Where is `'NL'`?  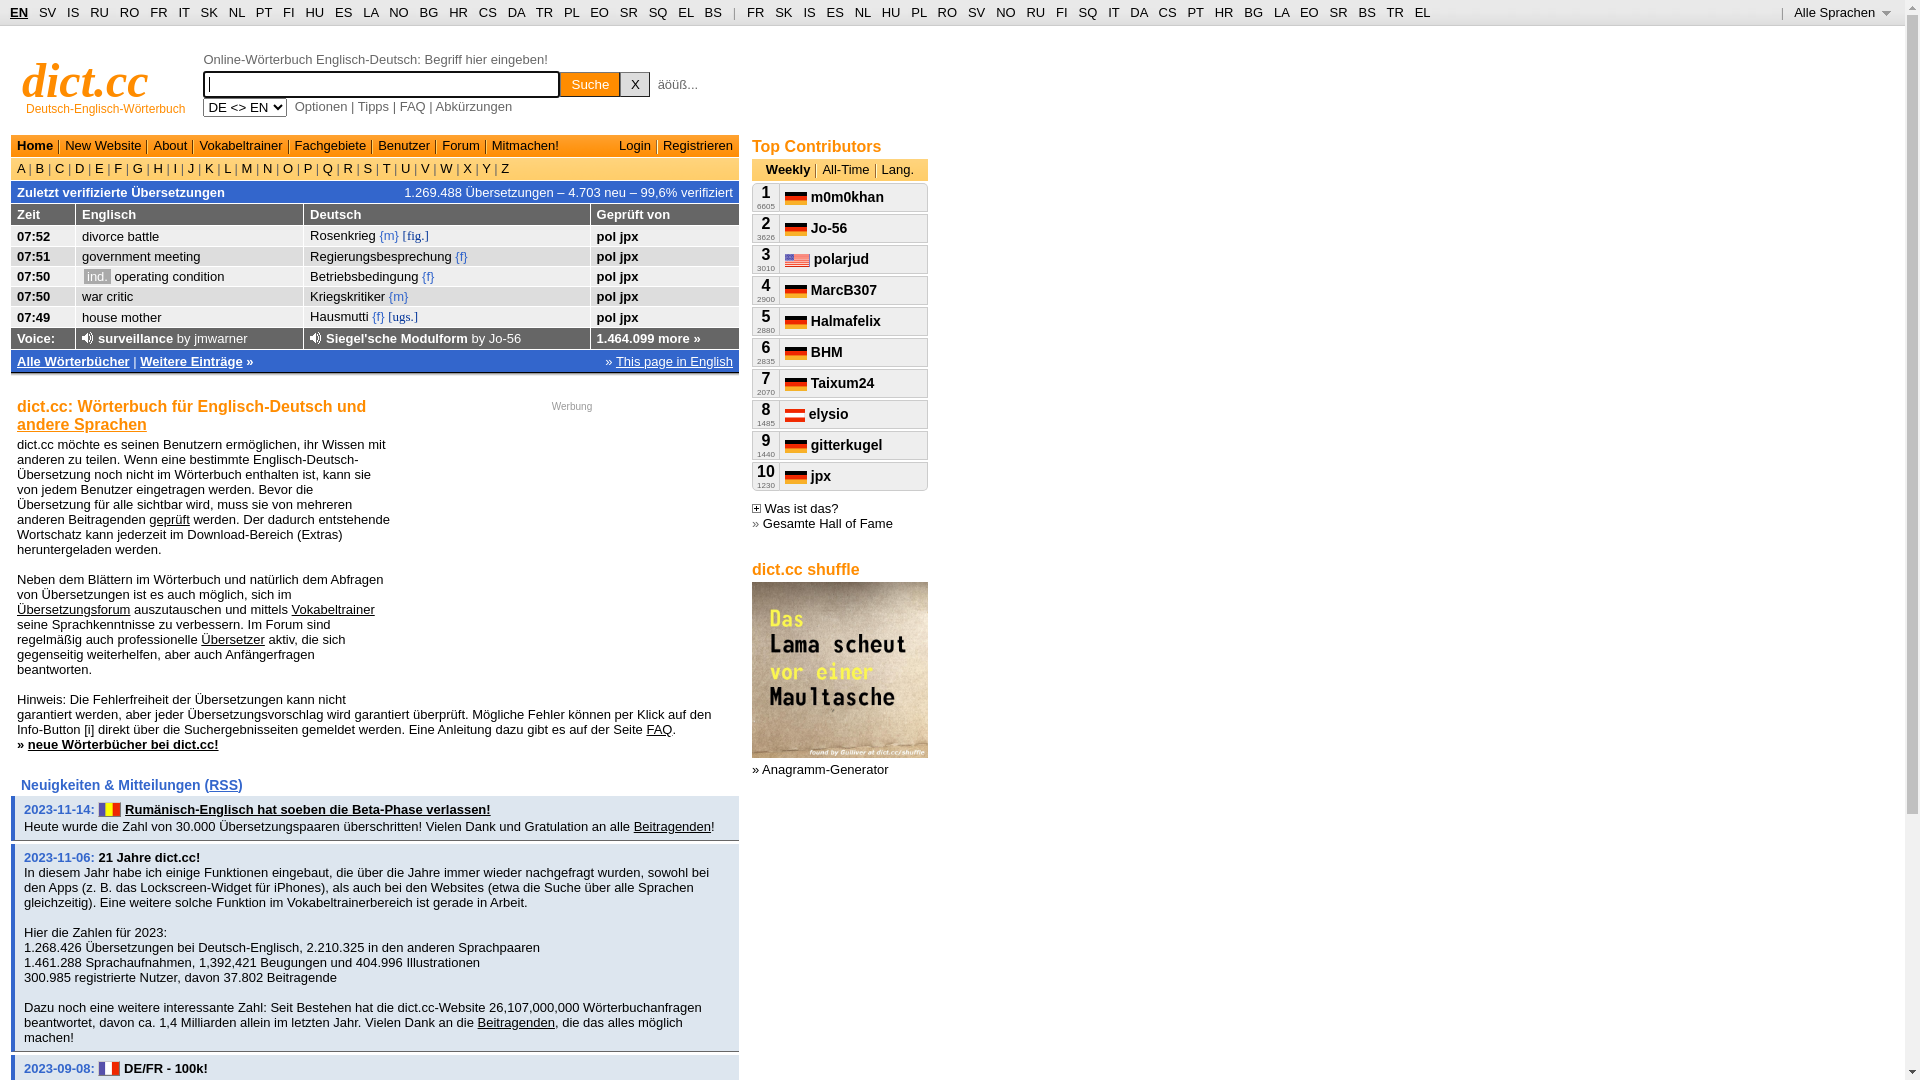
'NL' is located at coordinates (236, 12).